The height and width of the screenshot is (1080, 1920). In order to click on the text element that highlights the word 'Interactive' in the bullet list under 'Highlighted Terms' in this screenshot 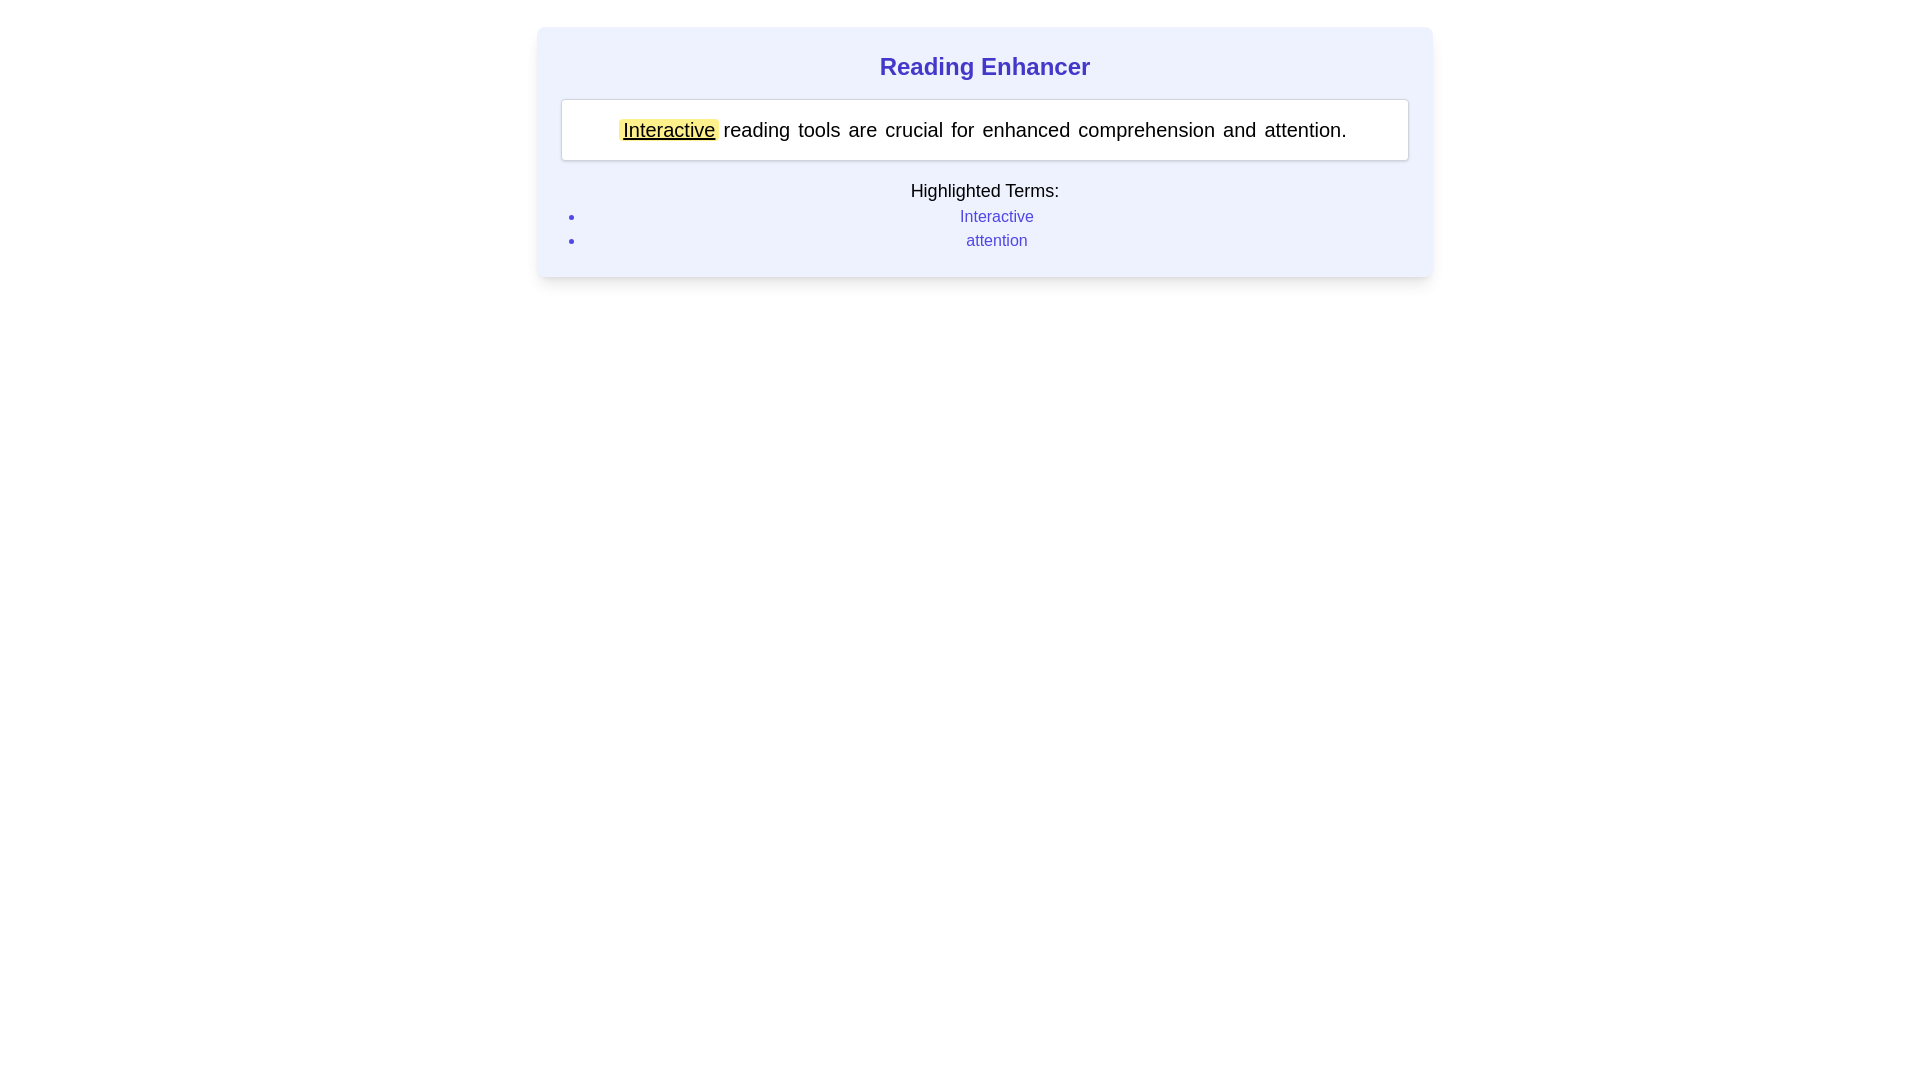, I will do `click(997, 216)`.